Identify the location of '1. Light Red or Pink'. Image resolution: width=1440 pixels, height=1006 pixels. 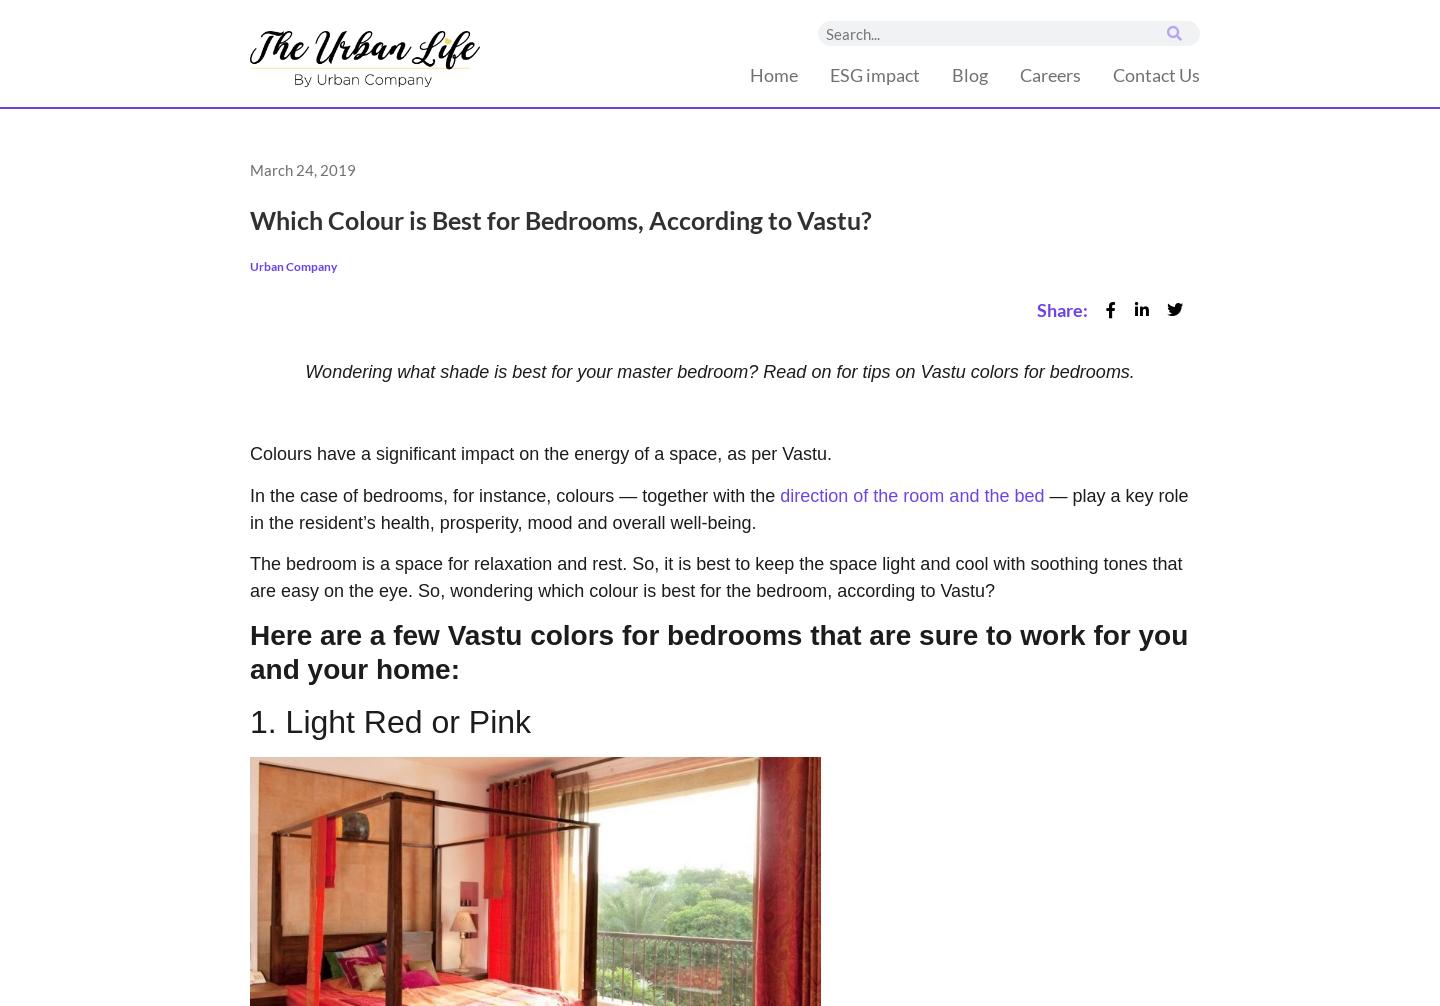
(389, 721).